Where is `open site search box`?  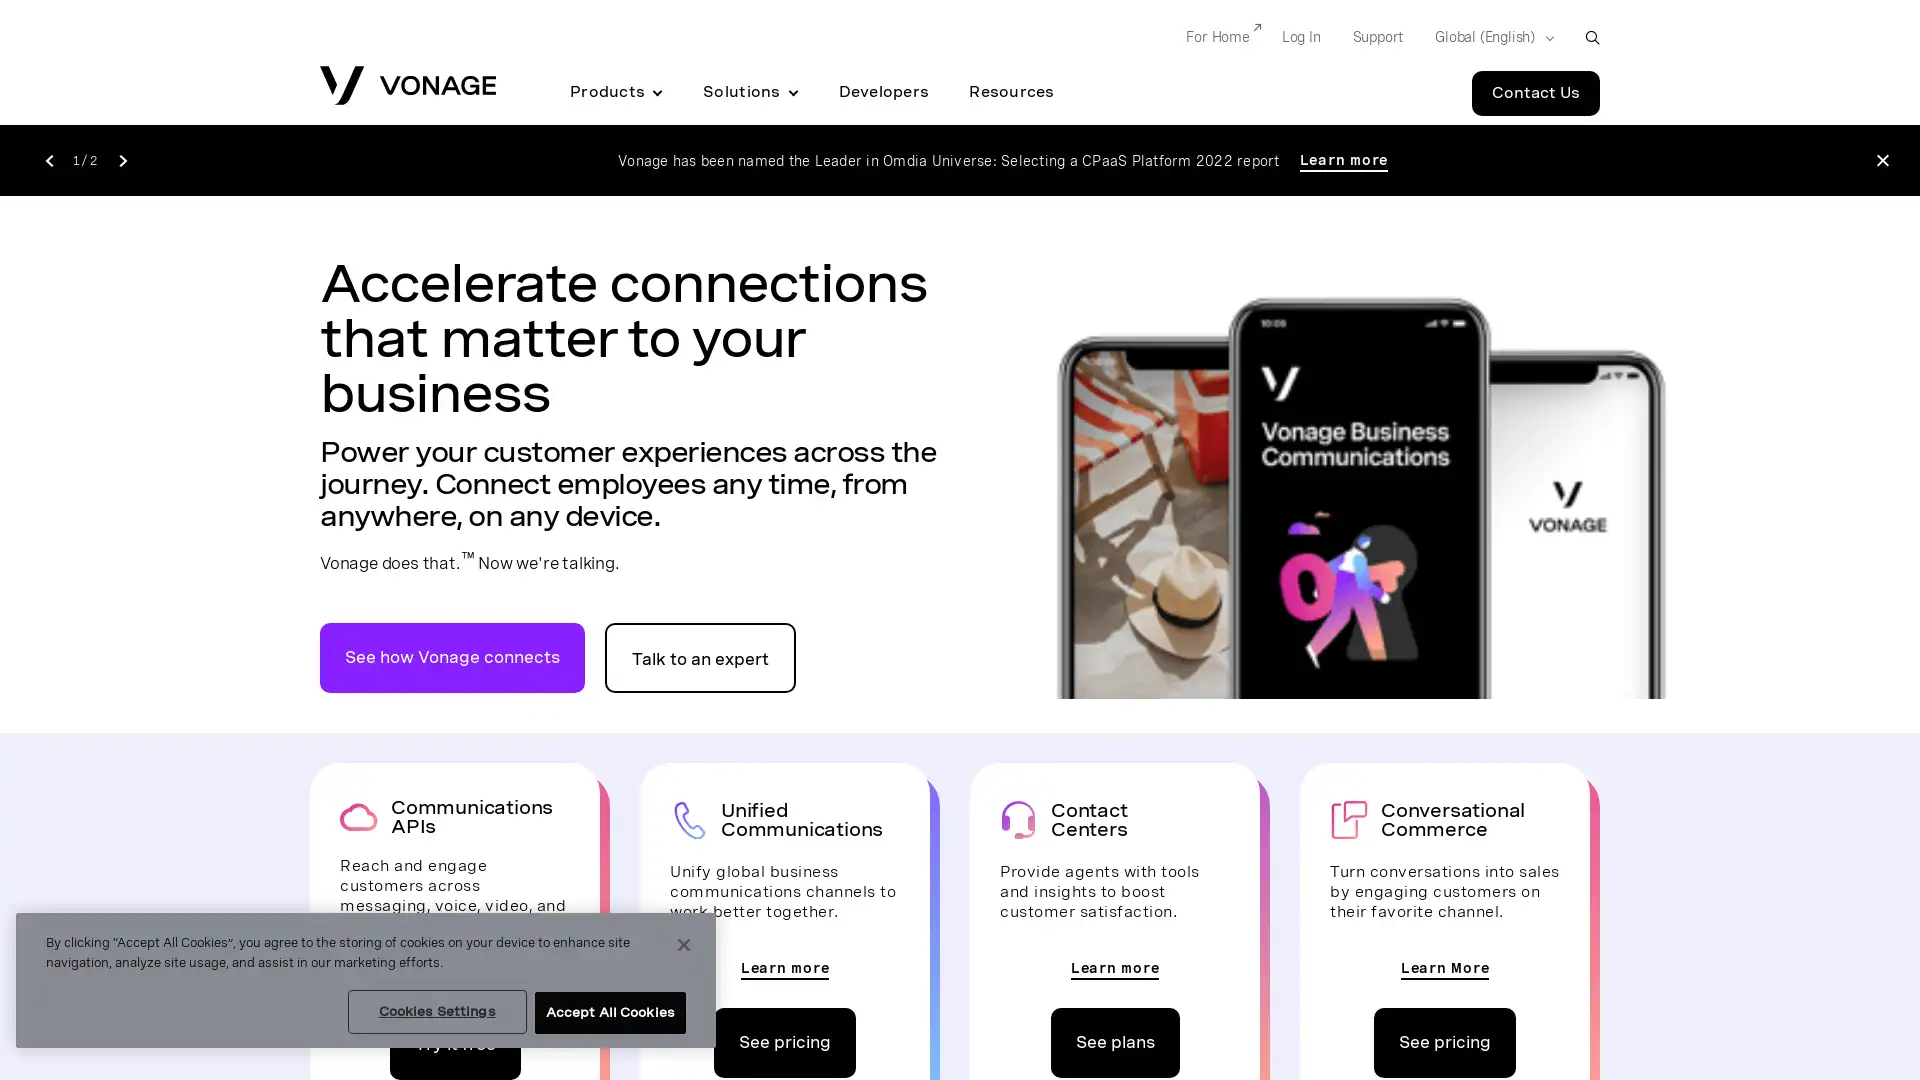
open site search box is located at coordinates (1591, 37).